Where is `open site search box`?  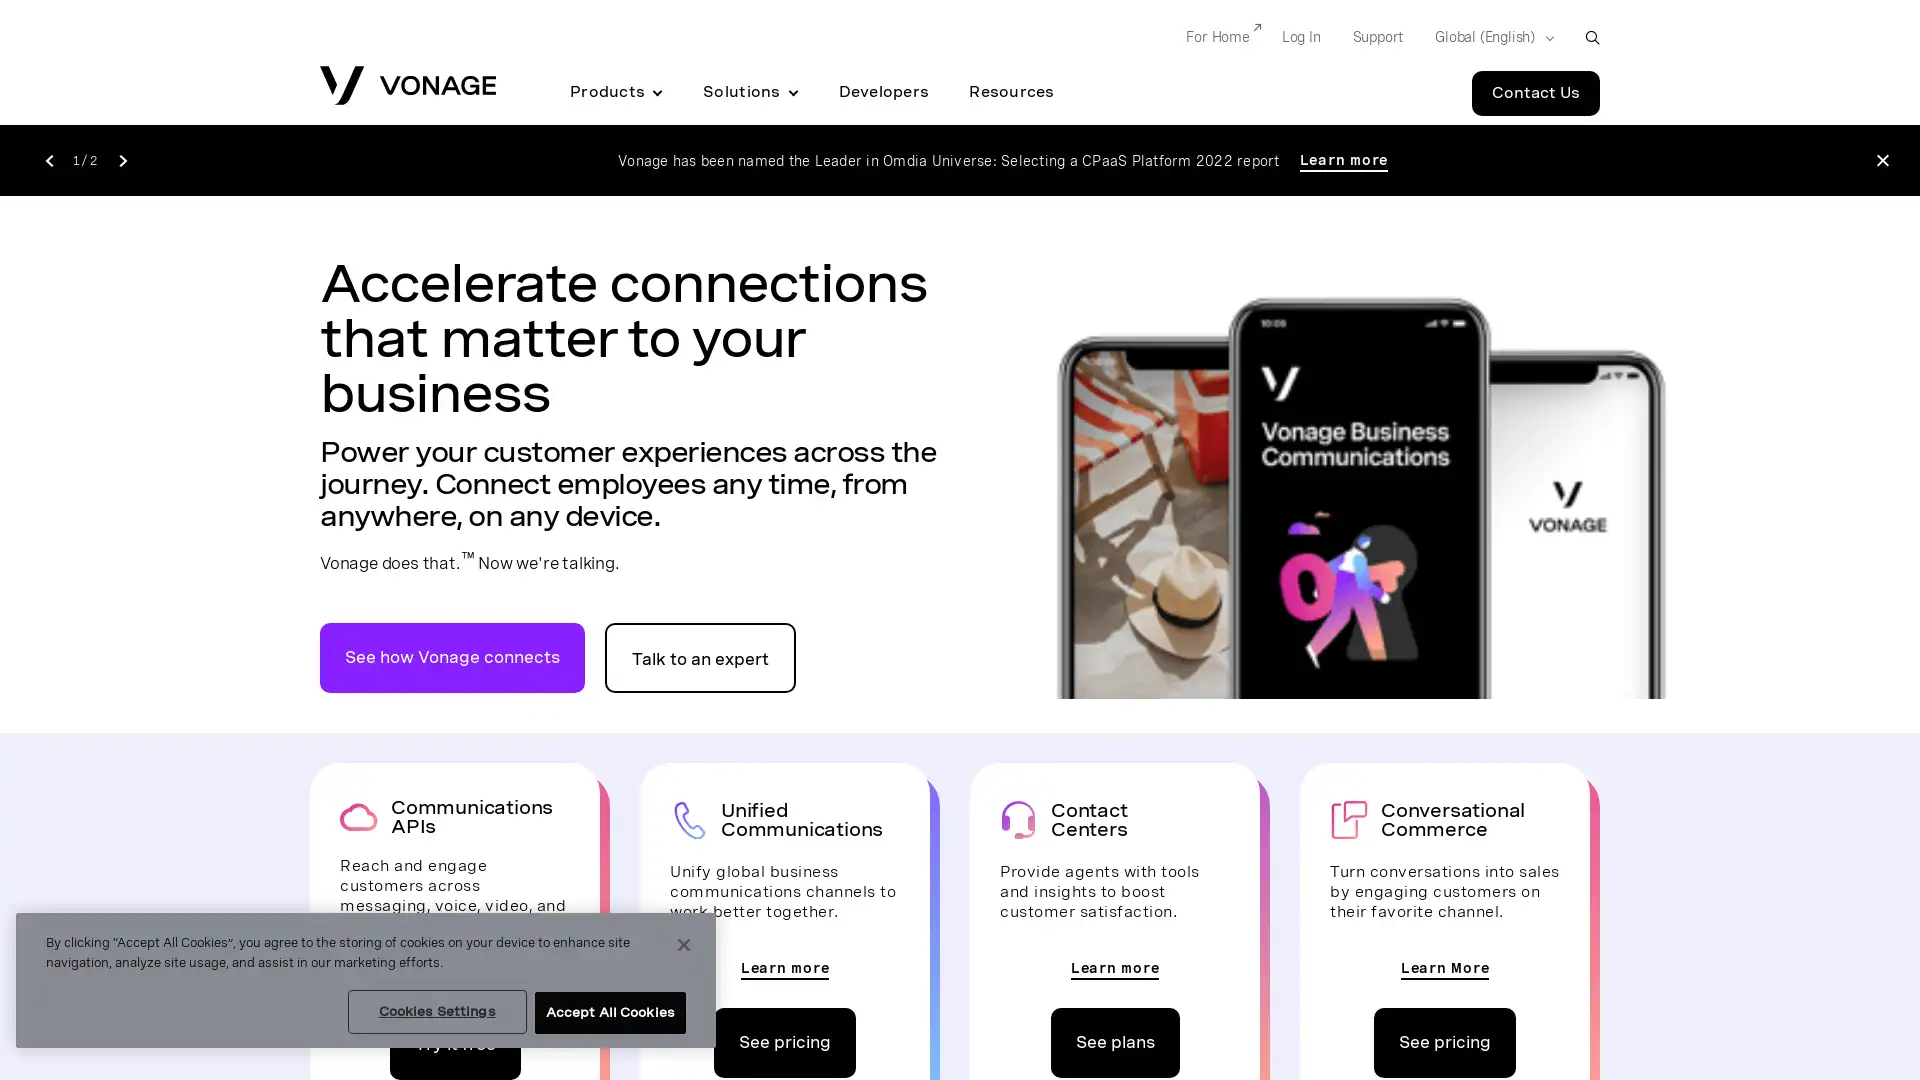
open site search box is located at coordinates (1591, 37).